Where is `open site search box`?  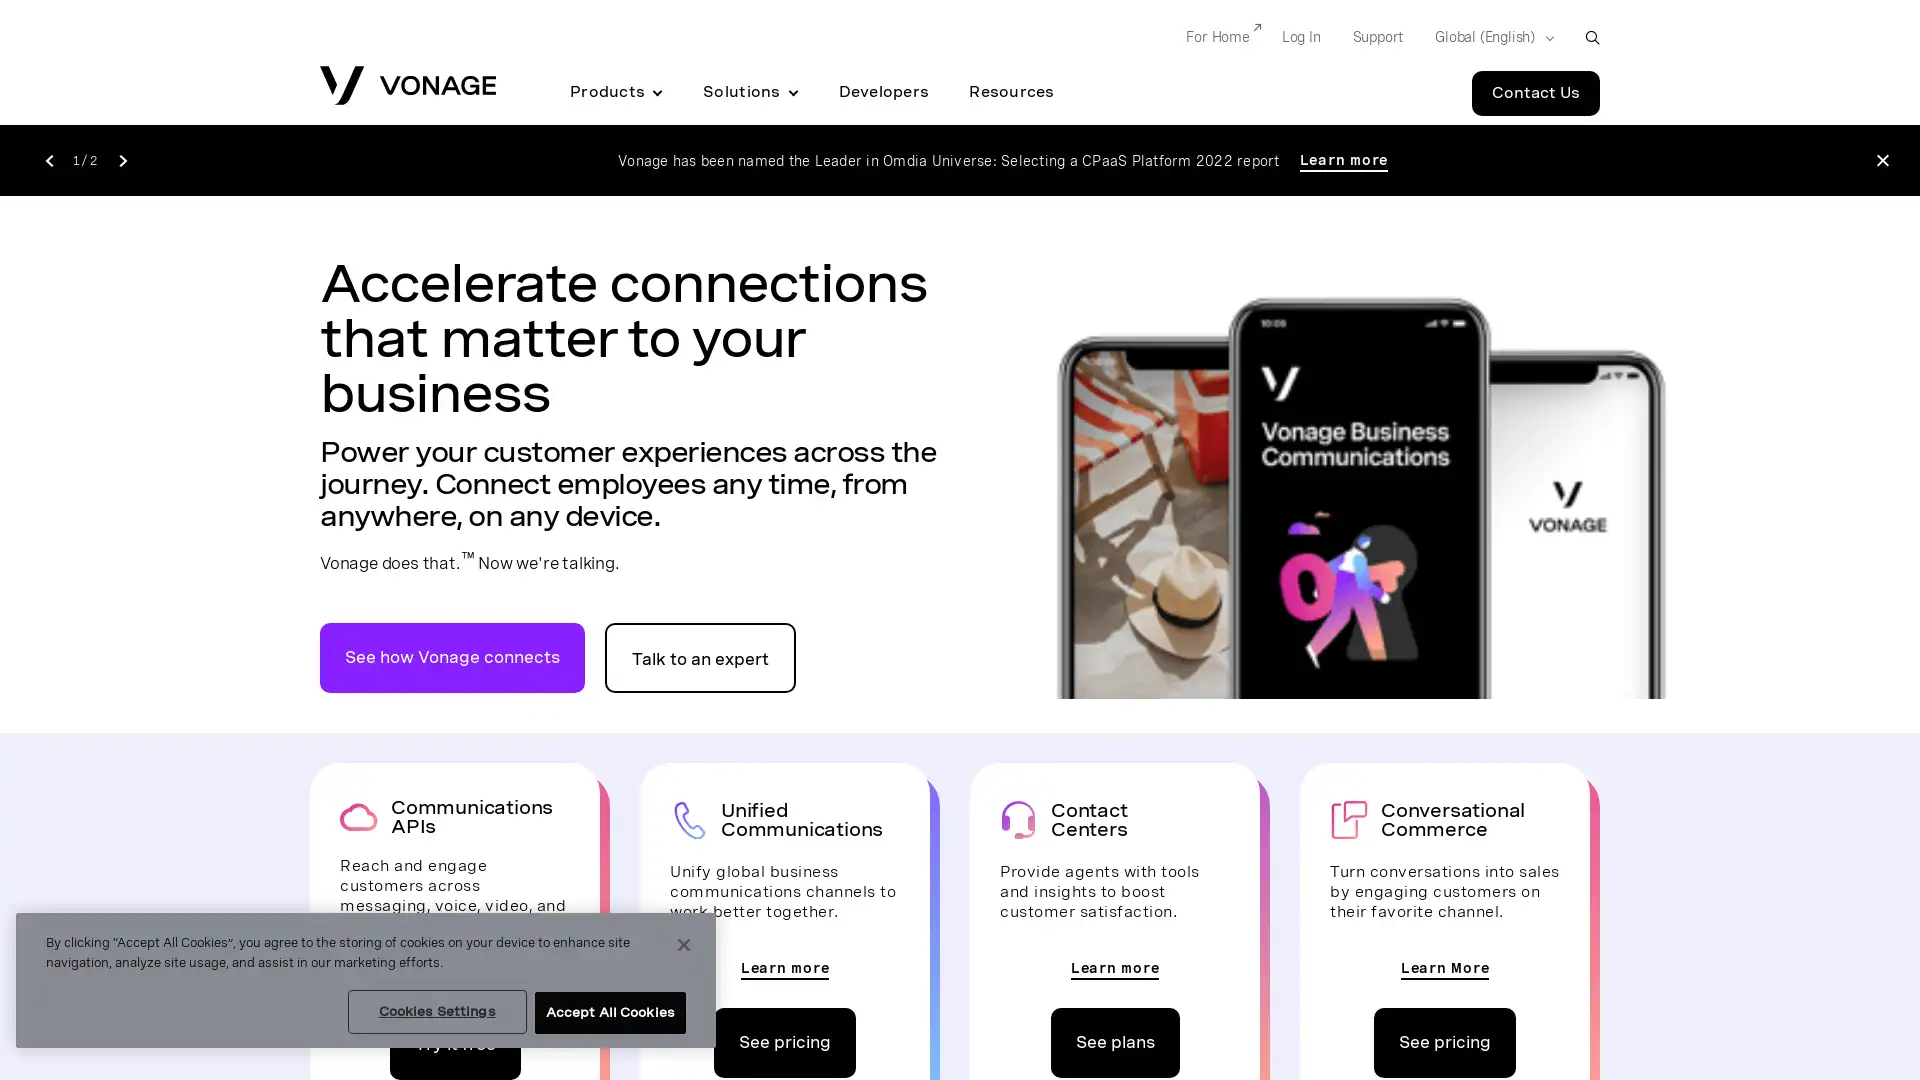
open site search box is located at coordinates (1591, 37).